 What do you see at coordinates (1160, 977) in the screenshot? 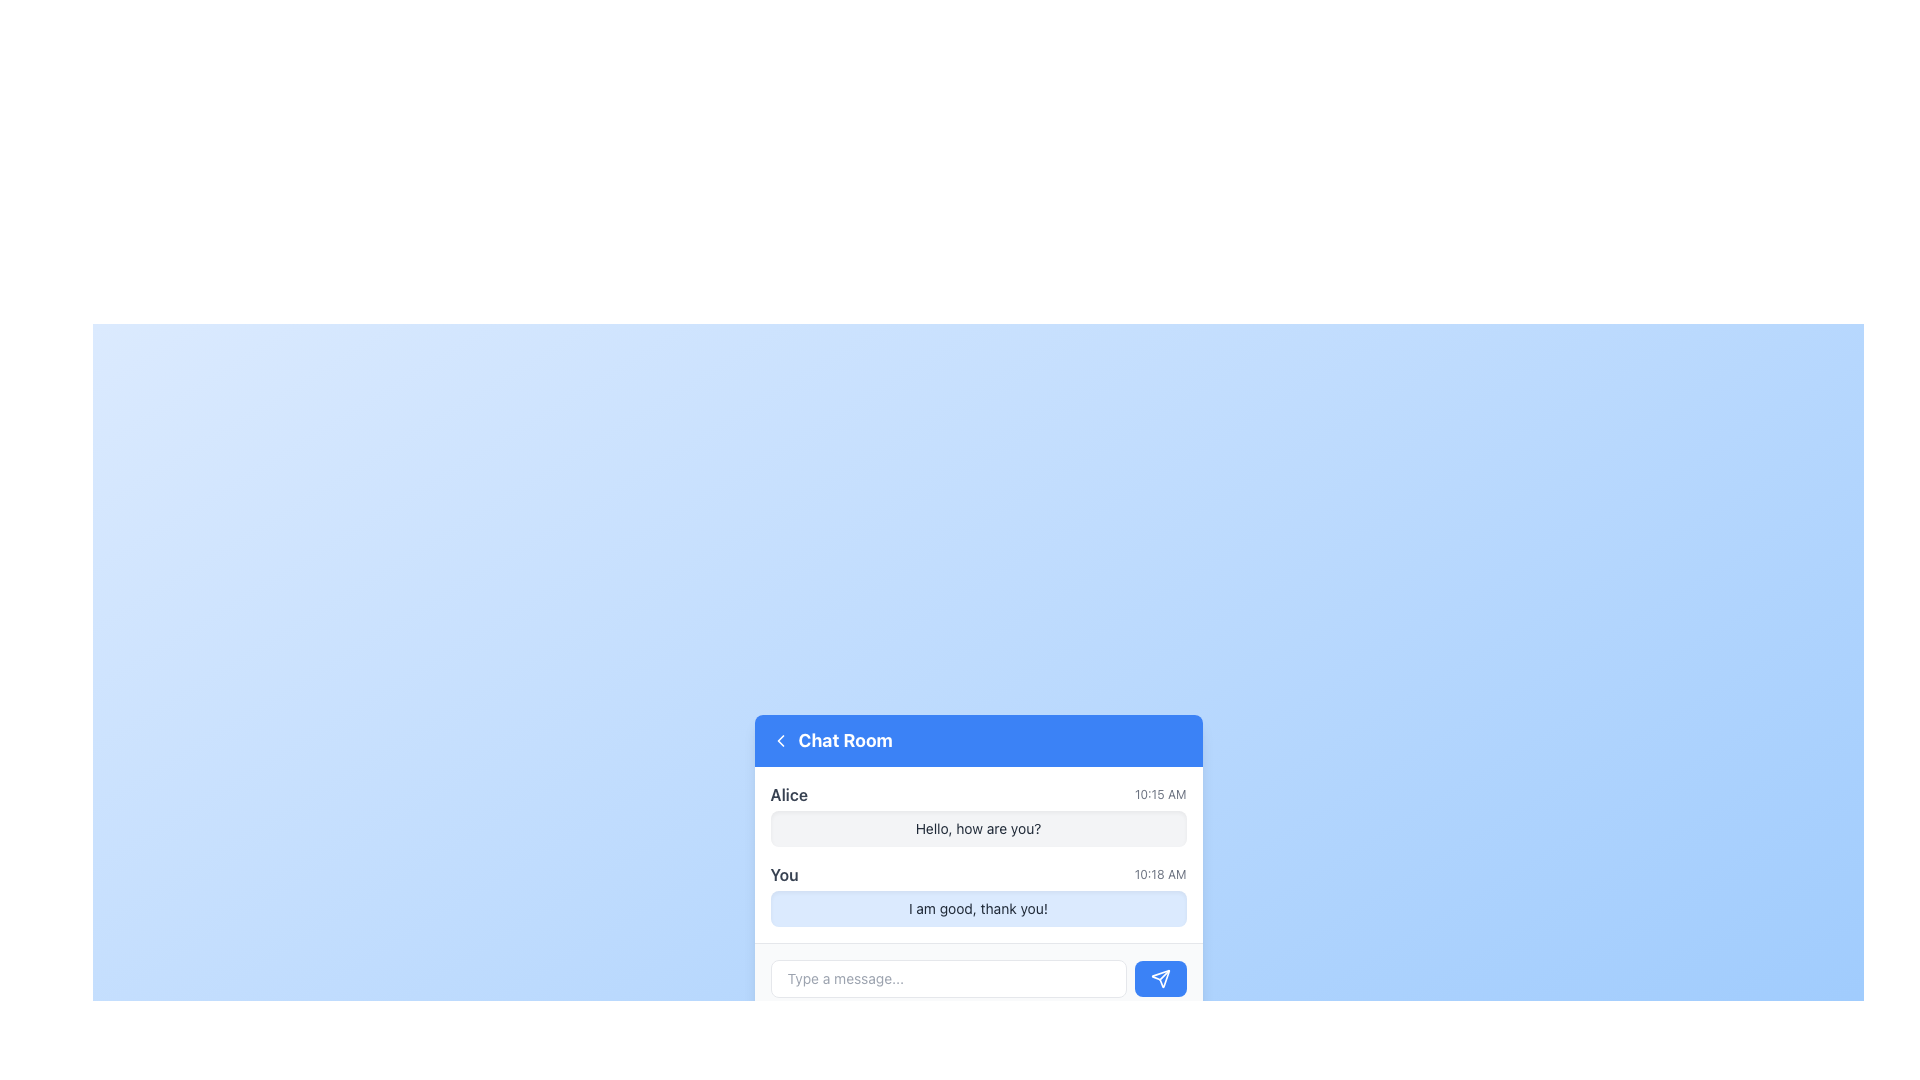
I see `the paper airplane icon located inside the send button at the bottom-right corner of the chat interface` at bounding box center [1160, 977].